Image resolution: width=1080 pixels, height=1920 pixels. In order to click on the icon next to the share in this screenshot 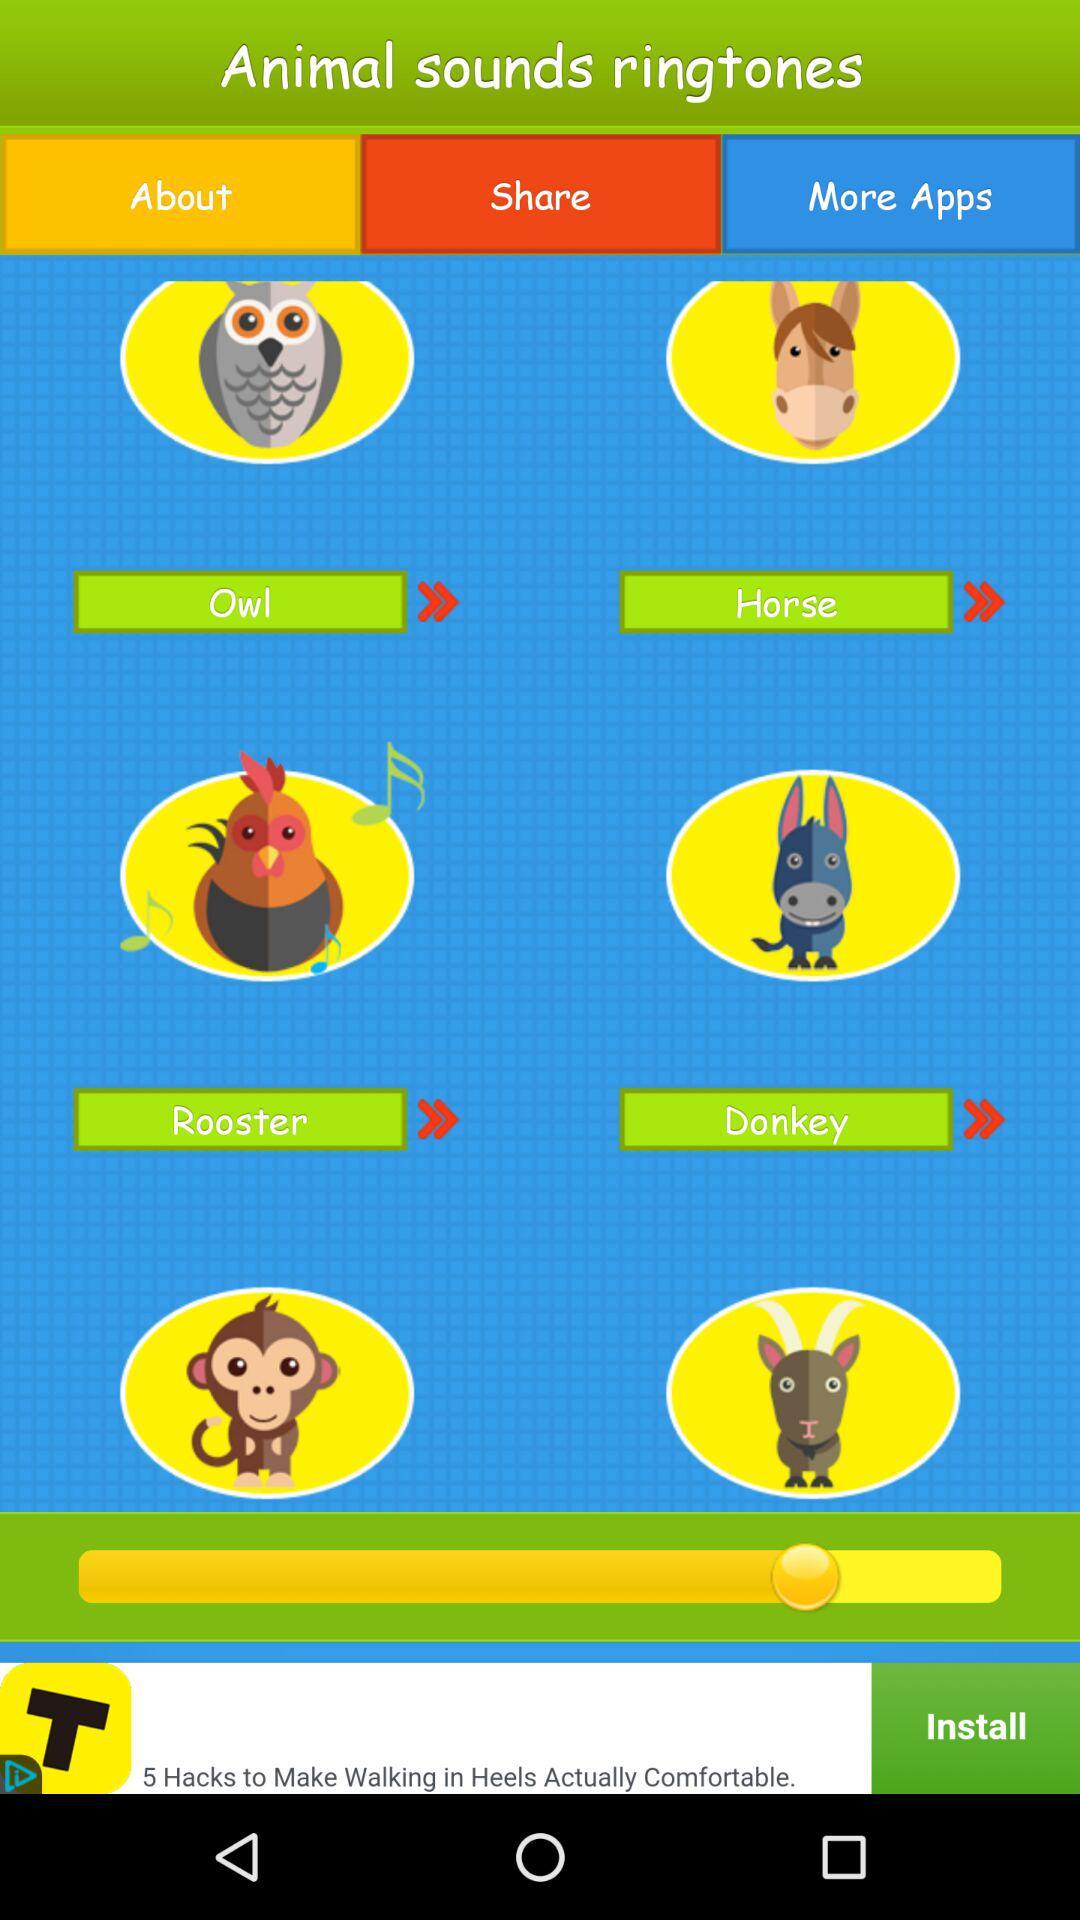, I will do `click(900, 194)`.